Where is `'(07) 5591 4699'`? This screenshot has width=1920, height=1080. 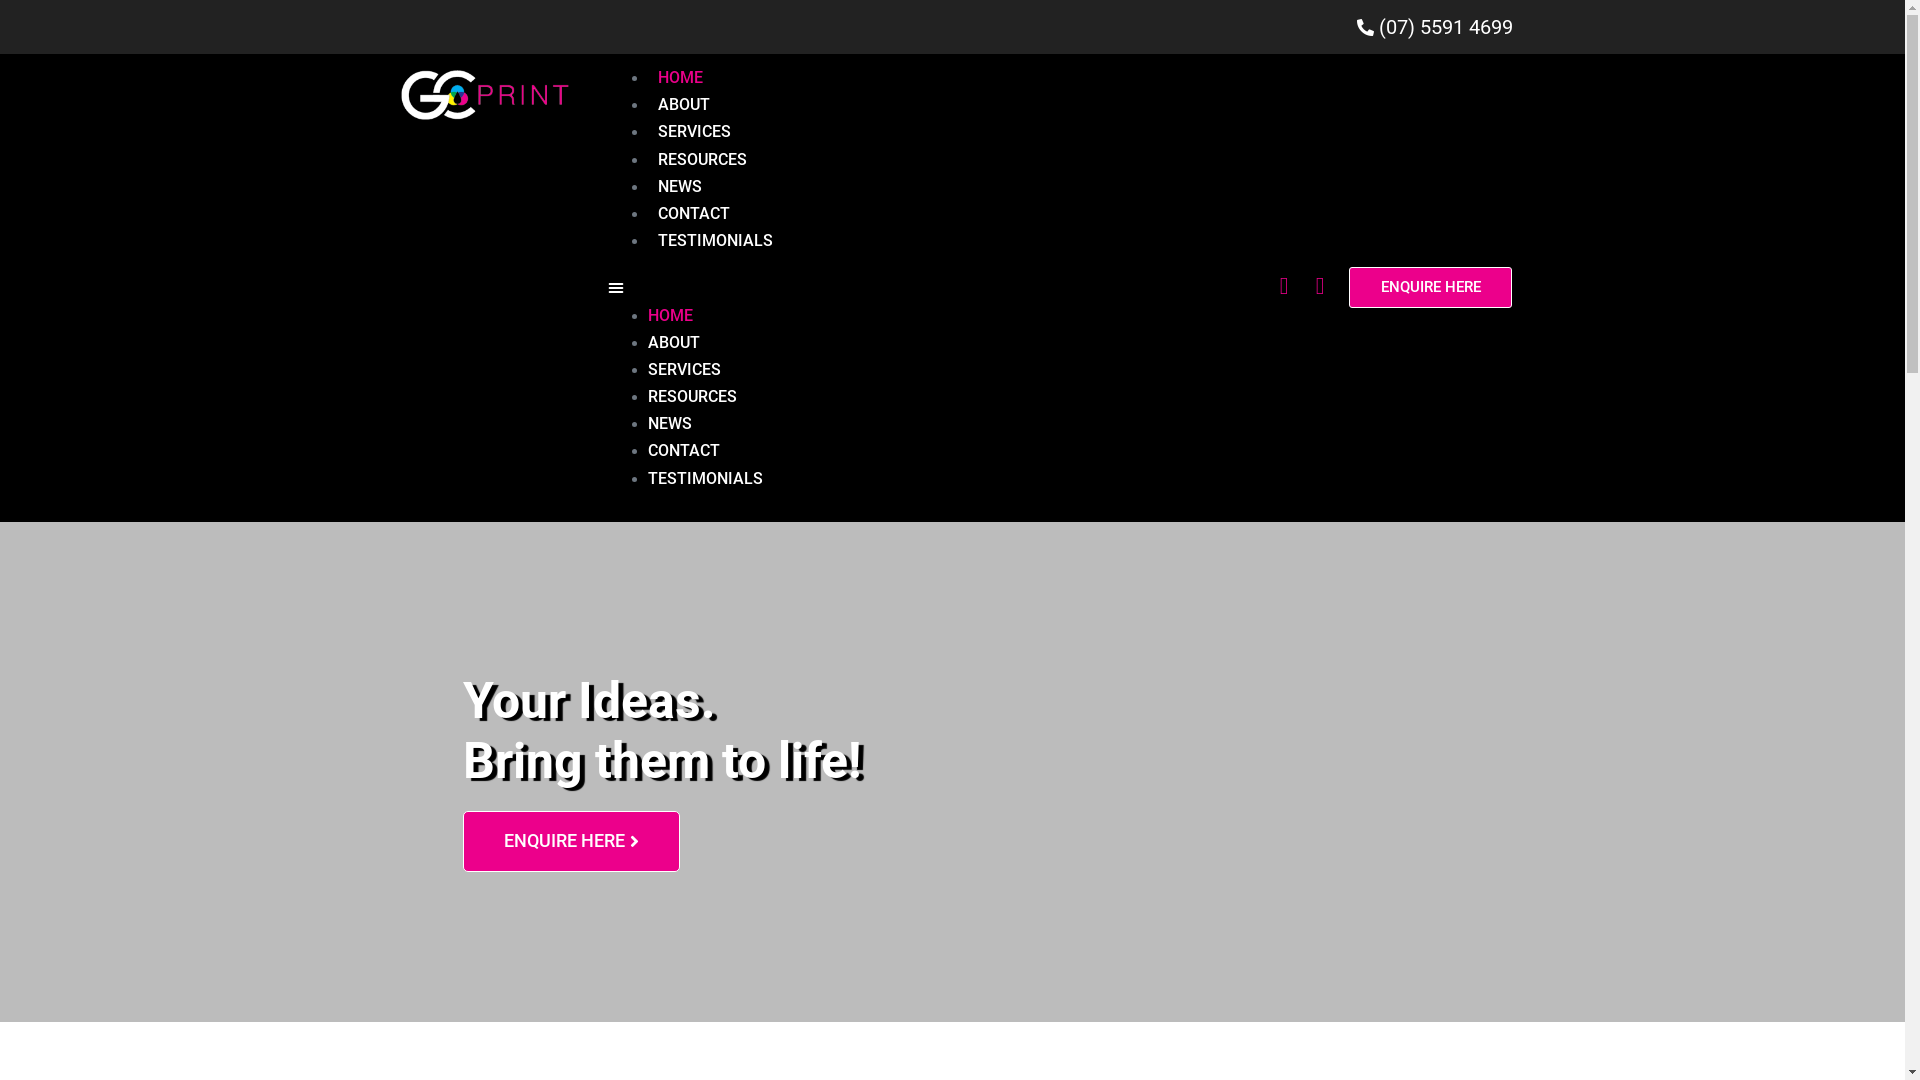
'(07) 5591 4699' is located at coordinates (950, 27).